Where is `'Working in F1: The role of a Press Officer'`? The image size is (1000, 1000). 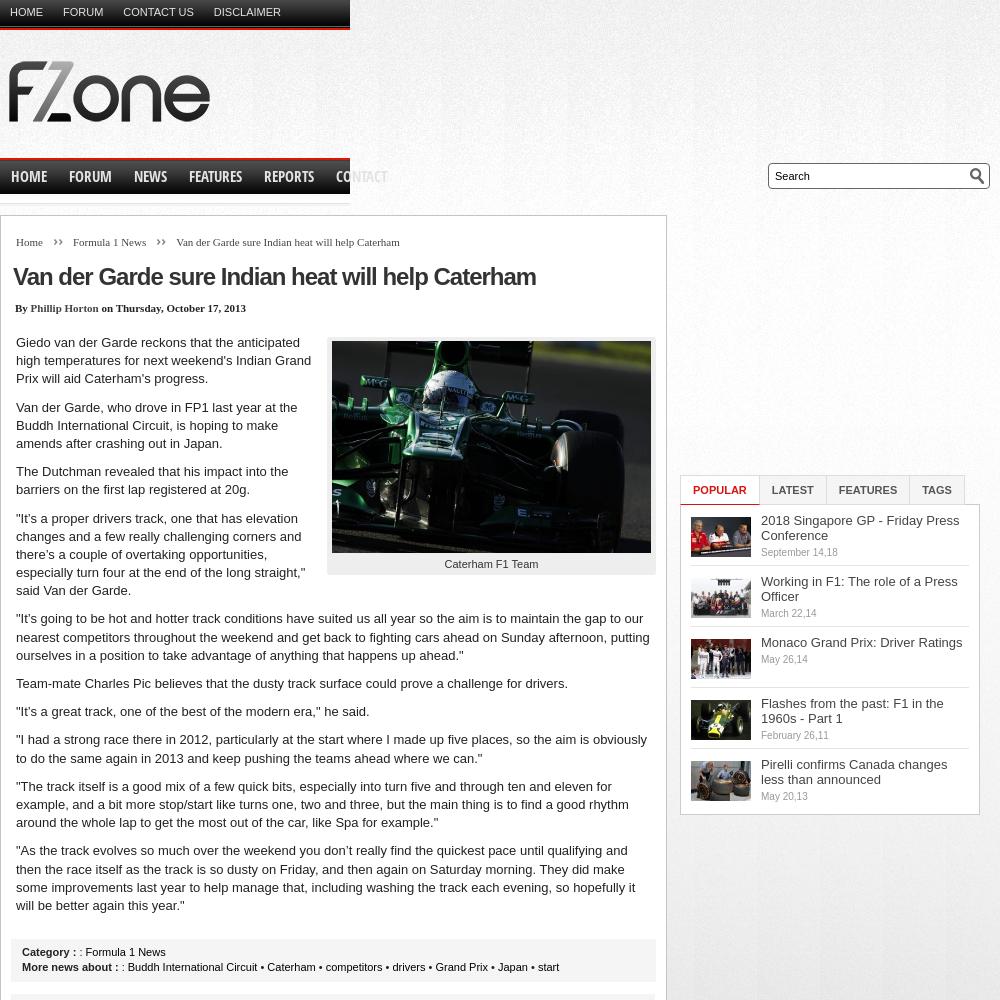 'Working in F1: The role of a Press Officer' is located at coordinates (858, 588).